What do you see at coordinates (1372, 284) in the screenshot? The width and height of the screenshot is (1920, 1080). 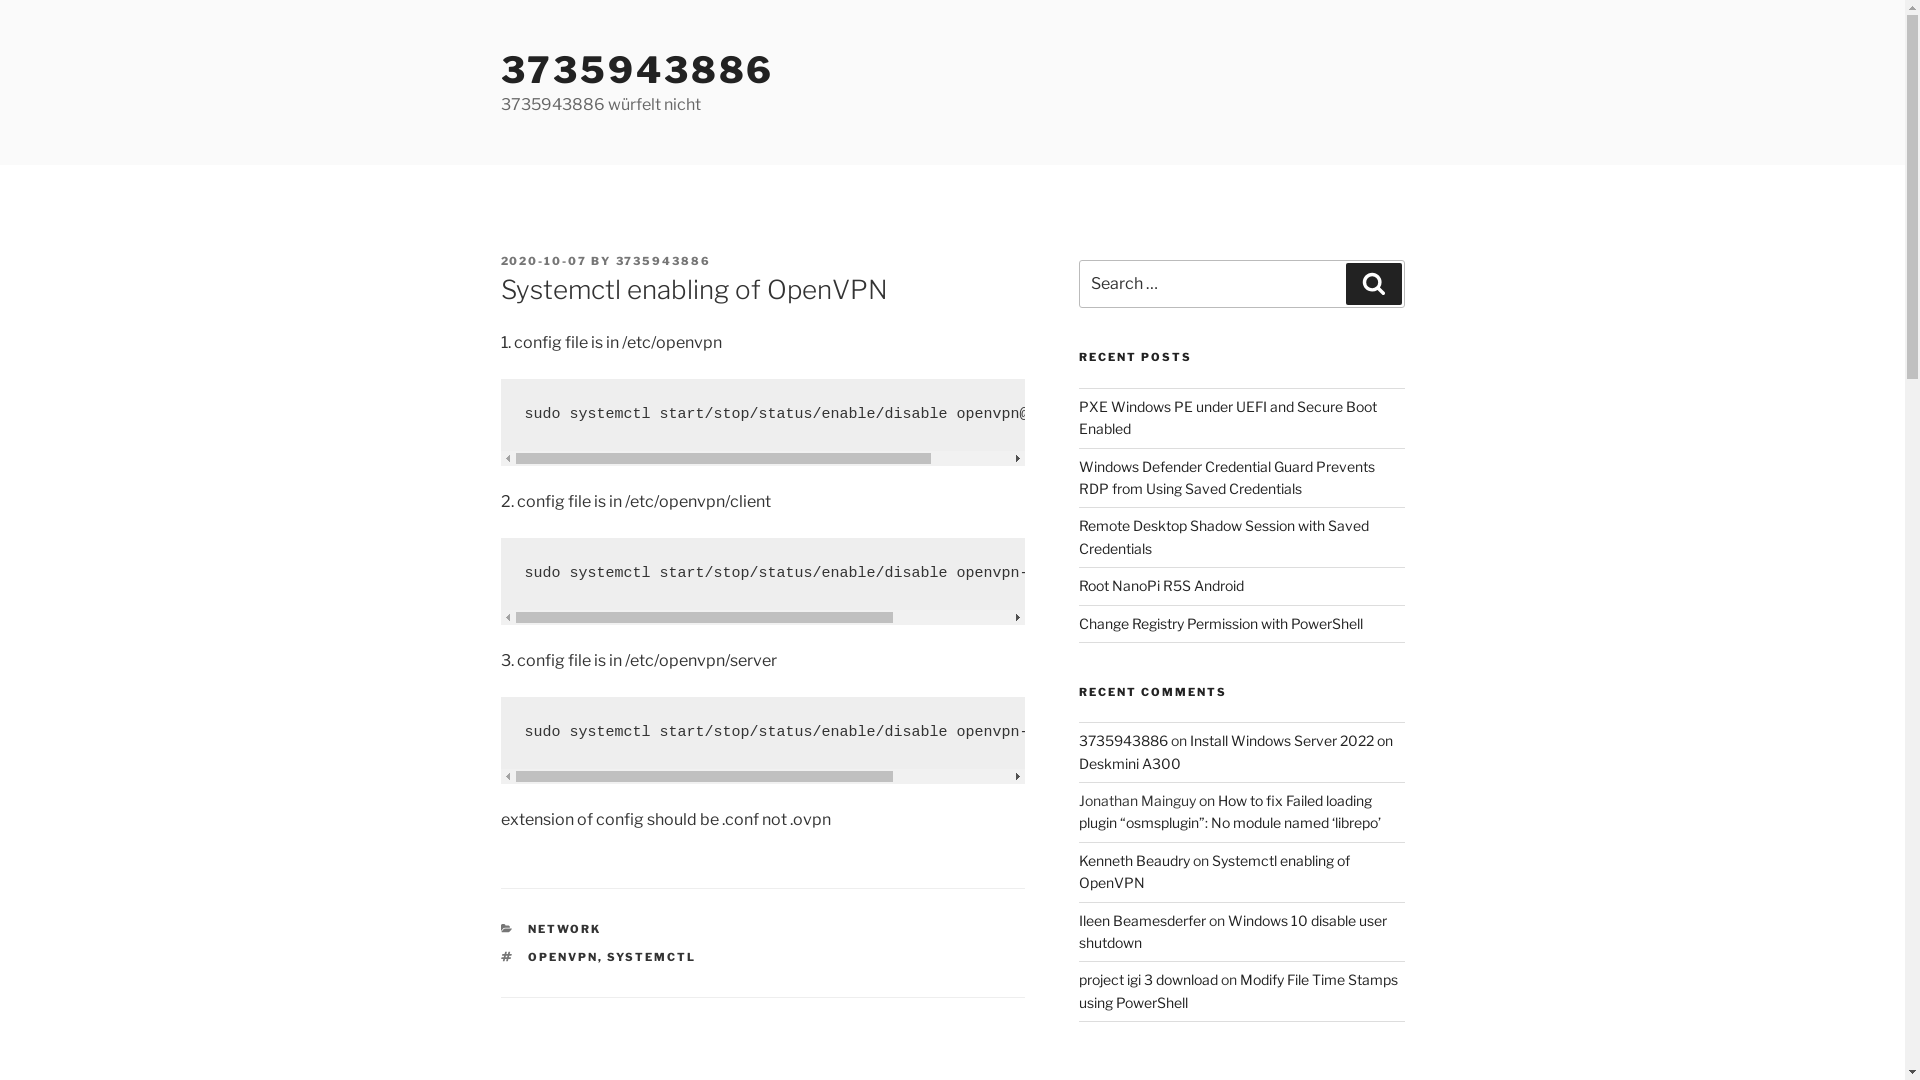 I see `'Search'` at bounding box center [1372, 284].